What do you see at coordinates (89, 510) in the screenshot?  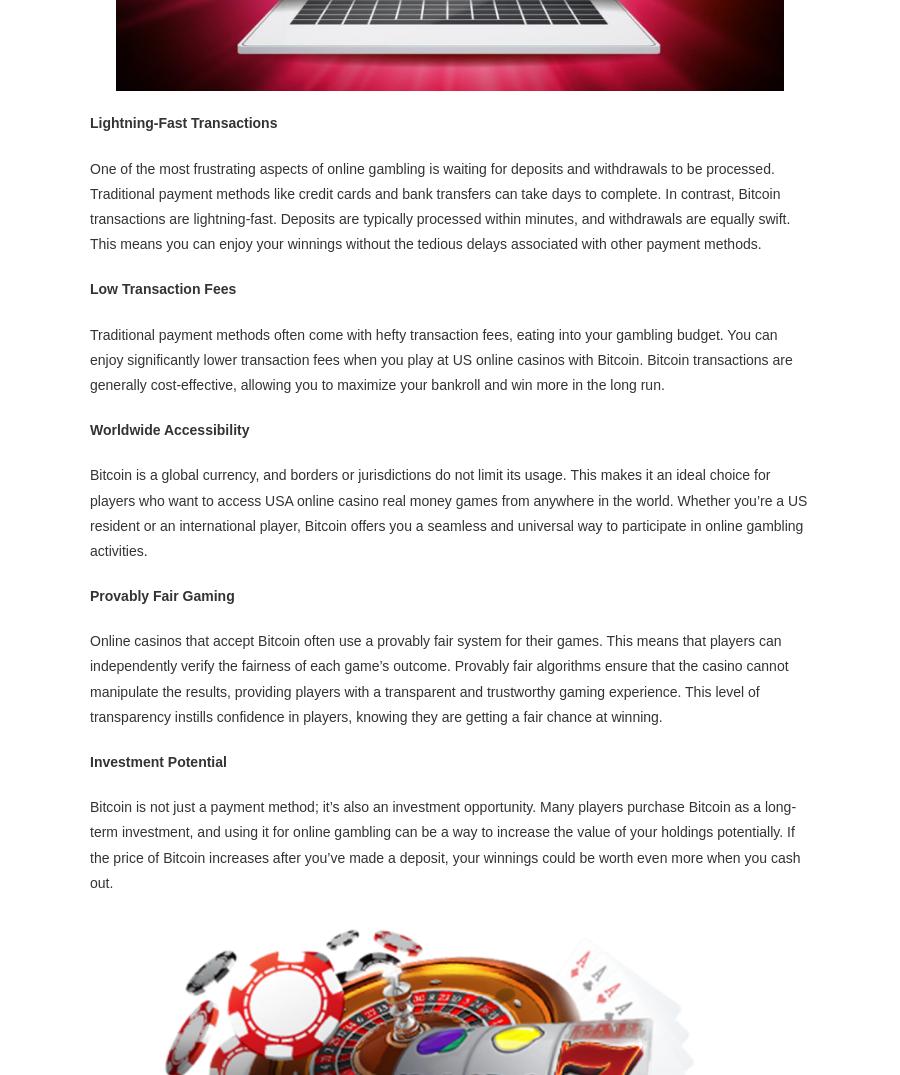 I see `'Bitcoin is a global currency, and borders or jurisdictions do not limit its usage. This makes it an ideal choice for players who want to access USA online casino real money games from anywhere in the world. Whether you’re a US resident or an international player, Bitcoin offers you a seamless and universal way to participate in online gambling activities.'` at bounding box center [89, 510].